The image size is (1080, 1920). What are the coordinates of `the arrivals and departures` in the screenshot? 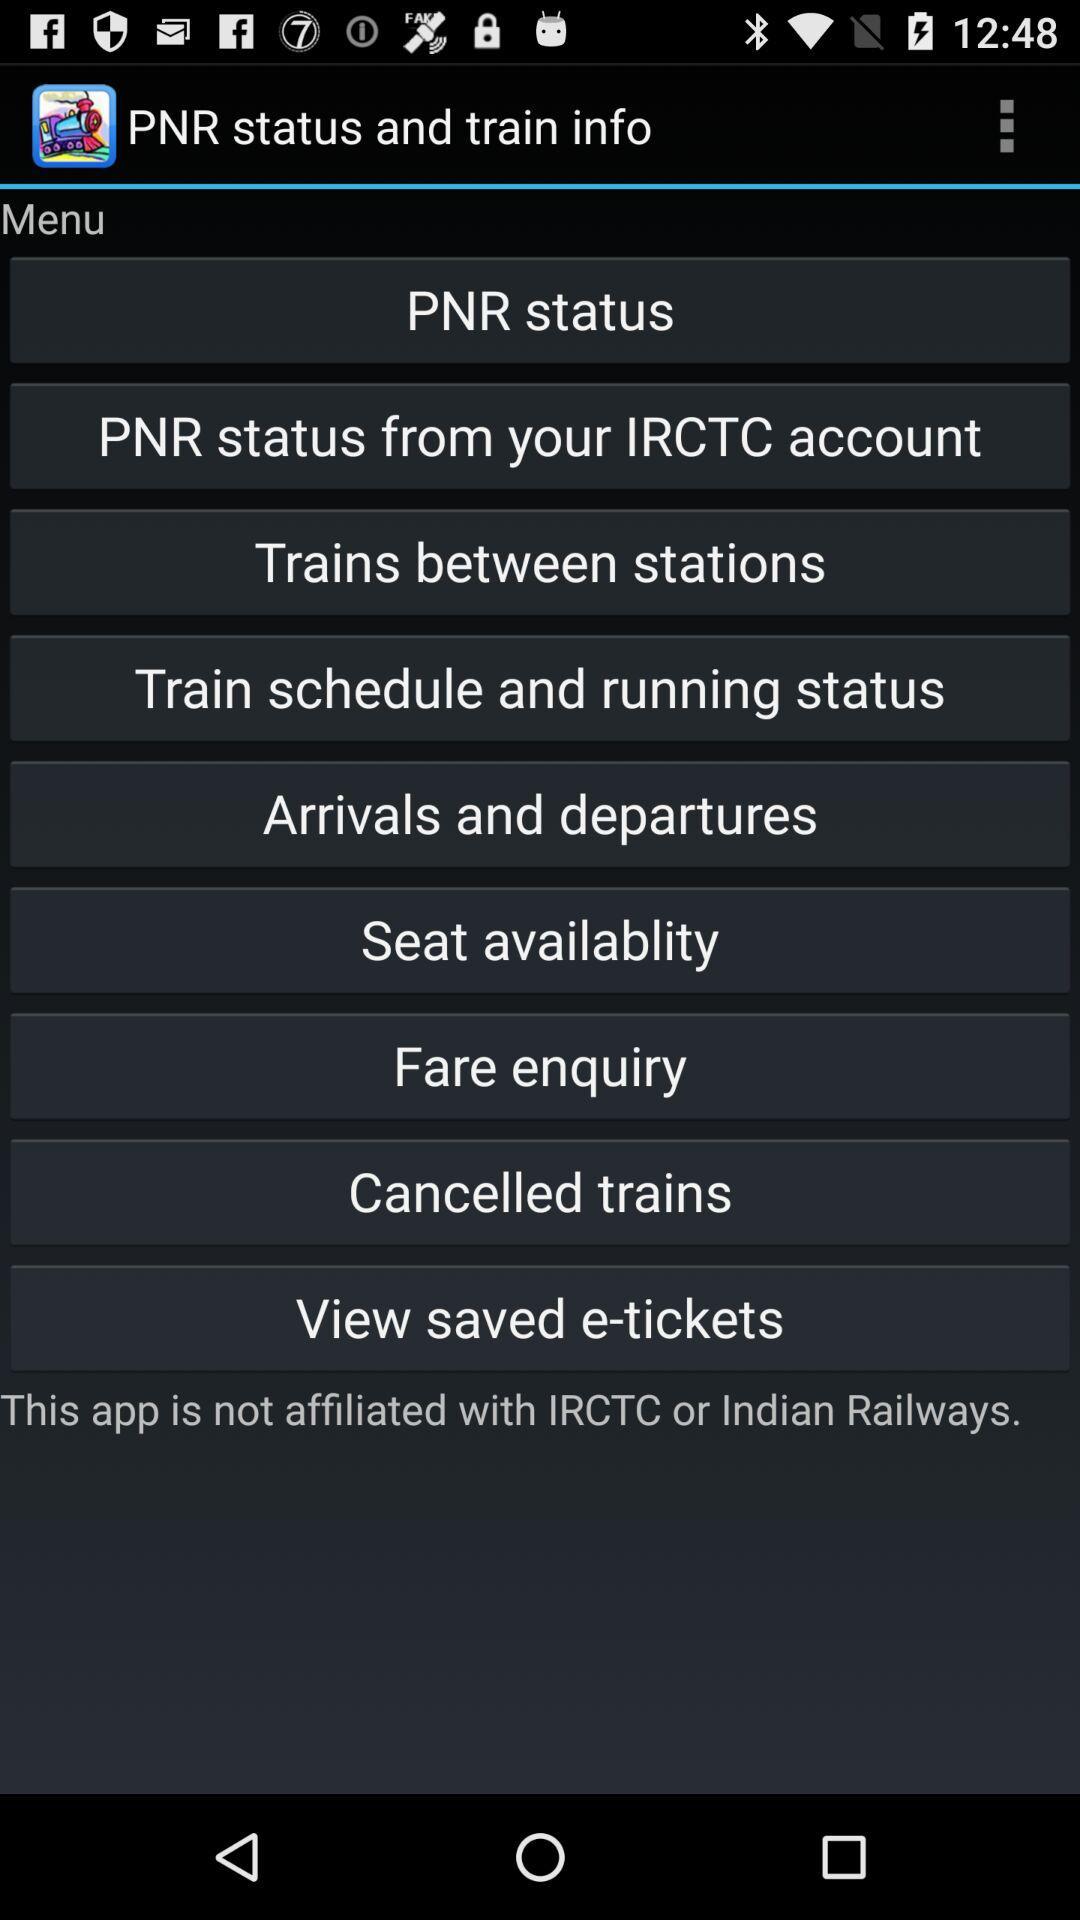 It's located at (540, 812).